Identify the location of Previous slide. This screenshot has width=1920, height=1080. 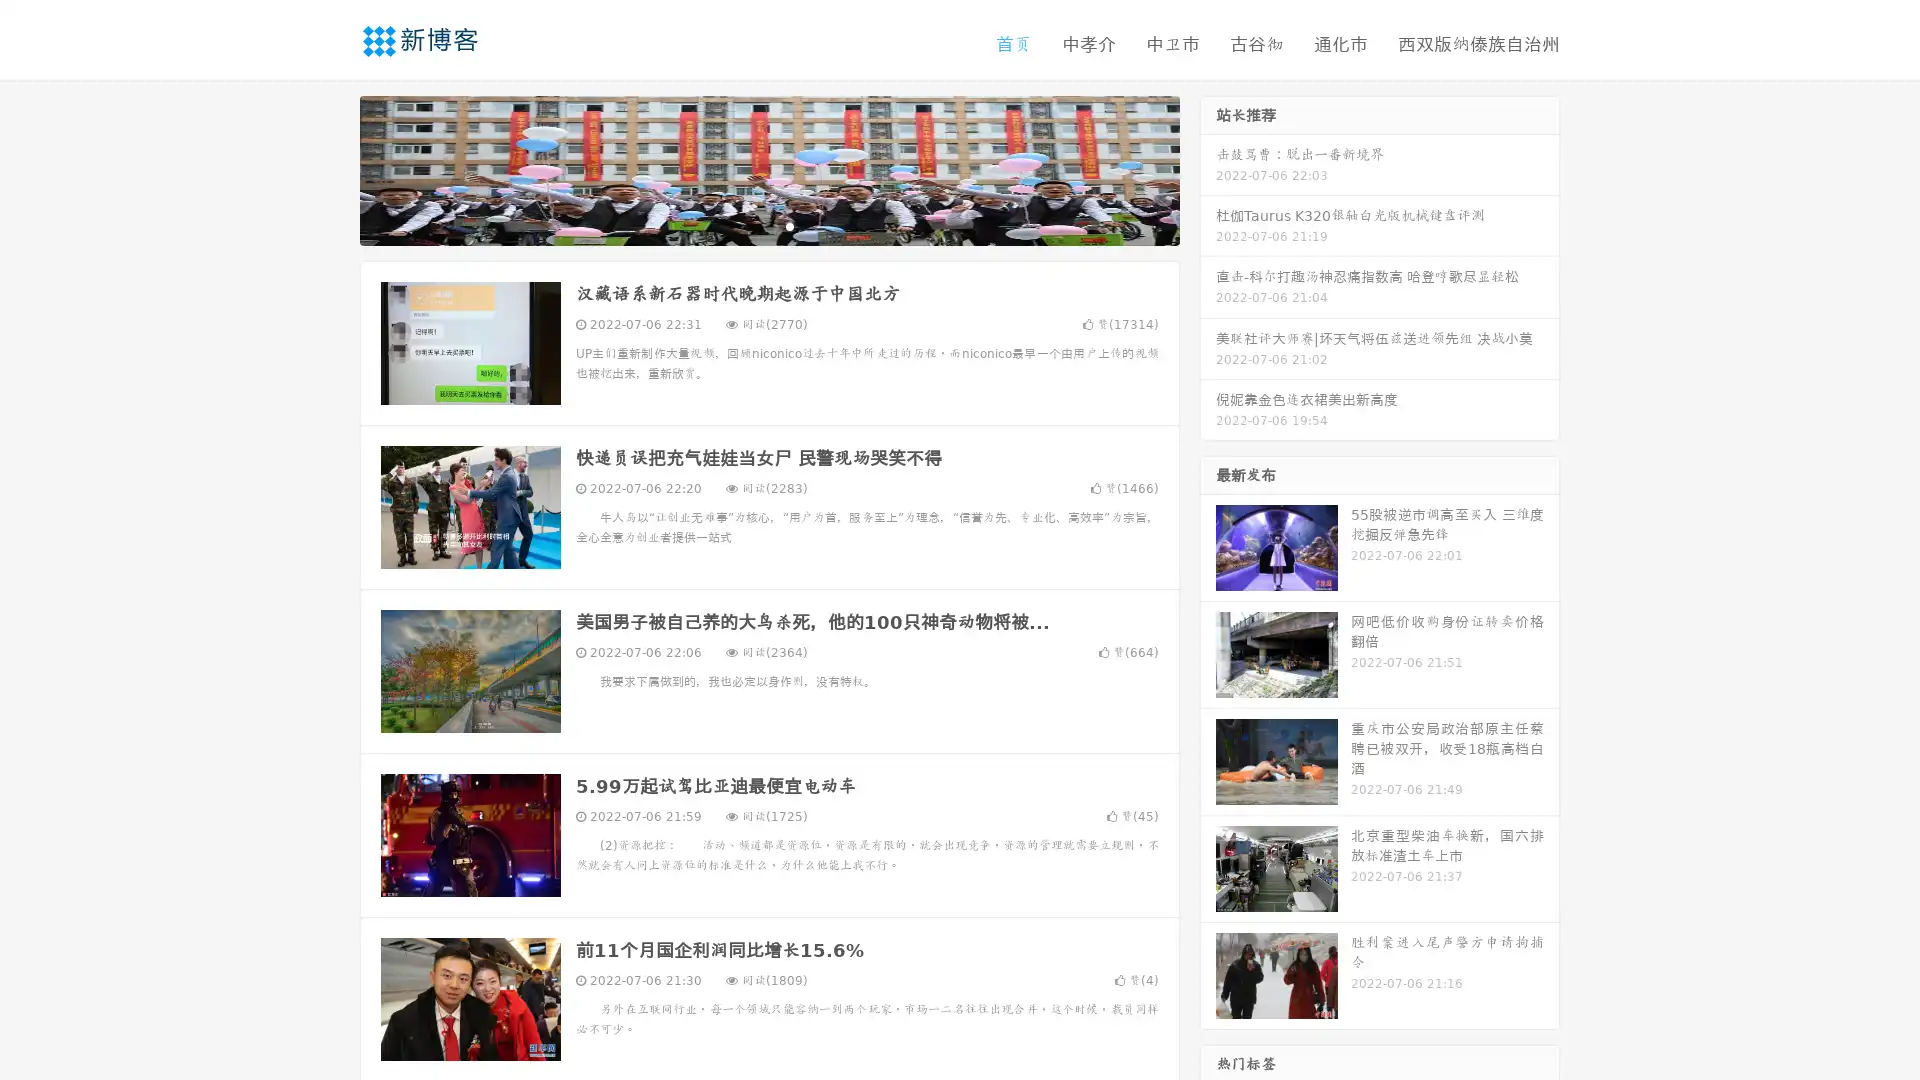
(330, 168).